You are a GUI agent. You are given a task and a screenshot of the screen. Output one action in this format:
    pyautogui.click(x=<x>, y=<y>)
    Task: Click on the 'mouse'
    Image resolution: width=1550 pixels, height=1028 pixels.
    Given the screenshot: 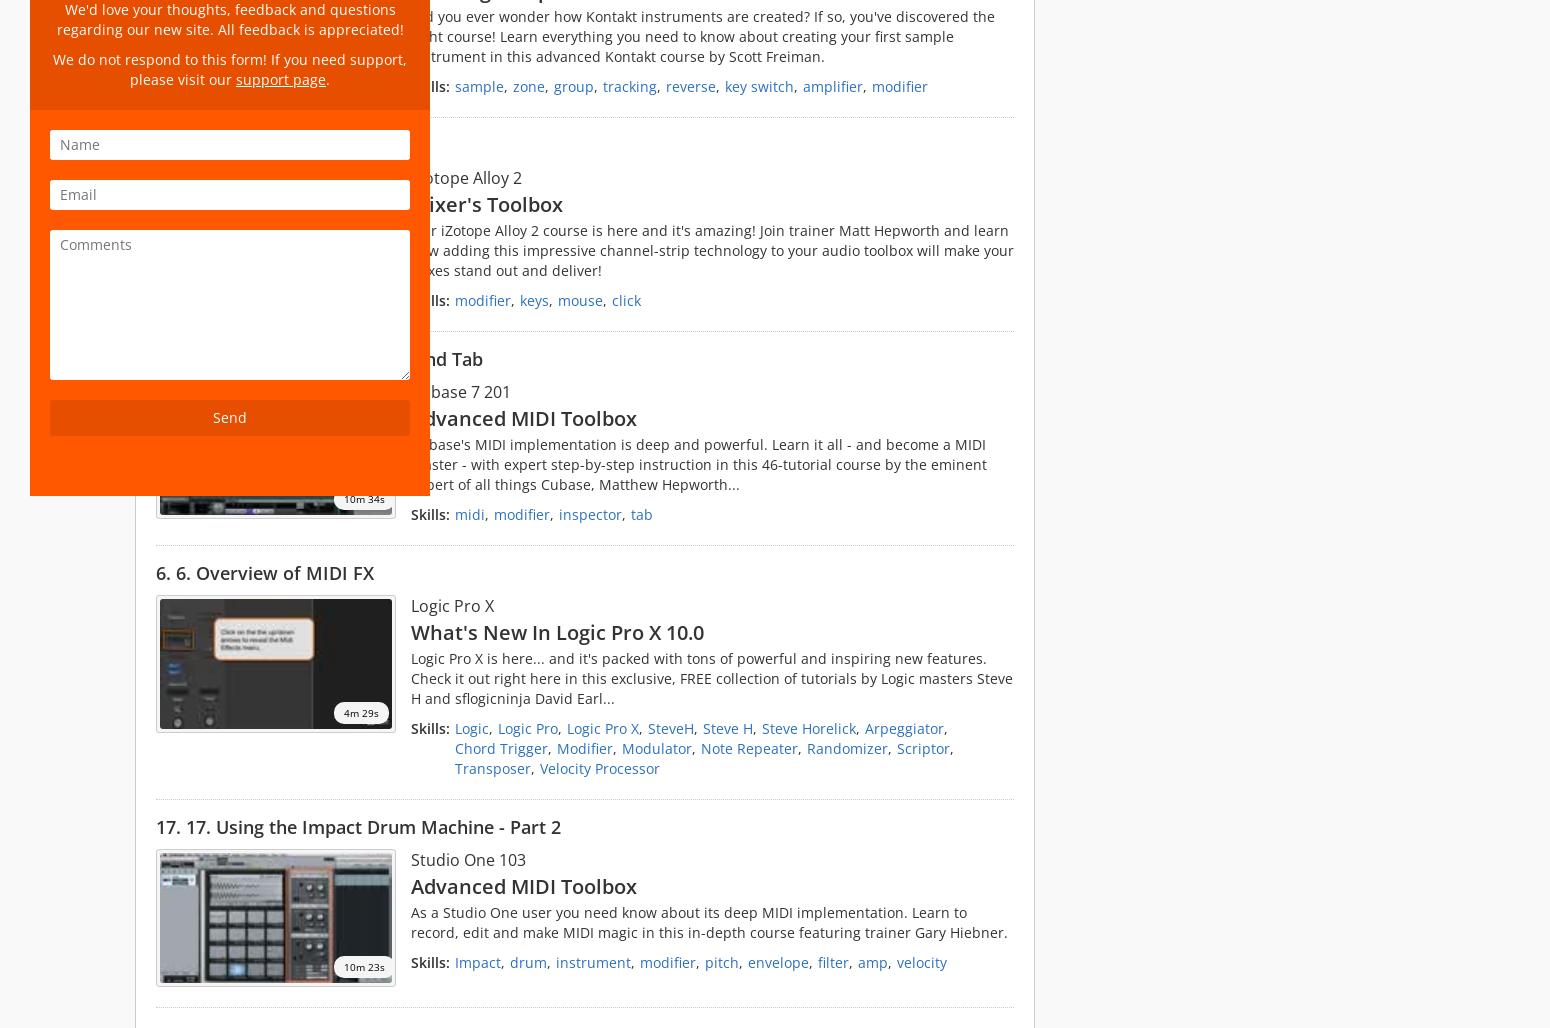 What is the action you would take?
    pyautogui.click(x=580, y=300)
    